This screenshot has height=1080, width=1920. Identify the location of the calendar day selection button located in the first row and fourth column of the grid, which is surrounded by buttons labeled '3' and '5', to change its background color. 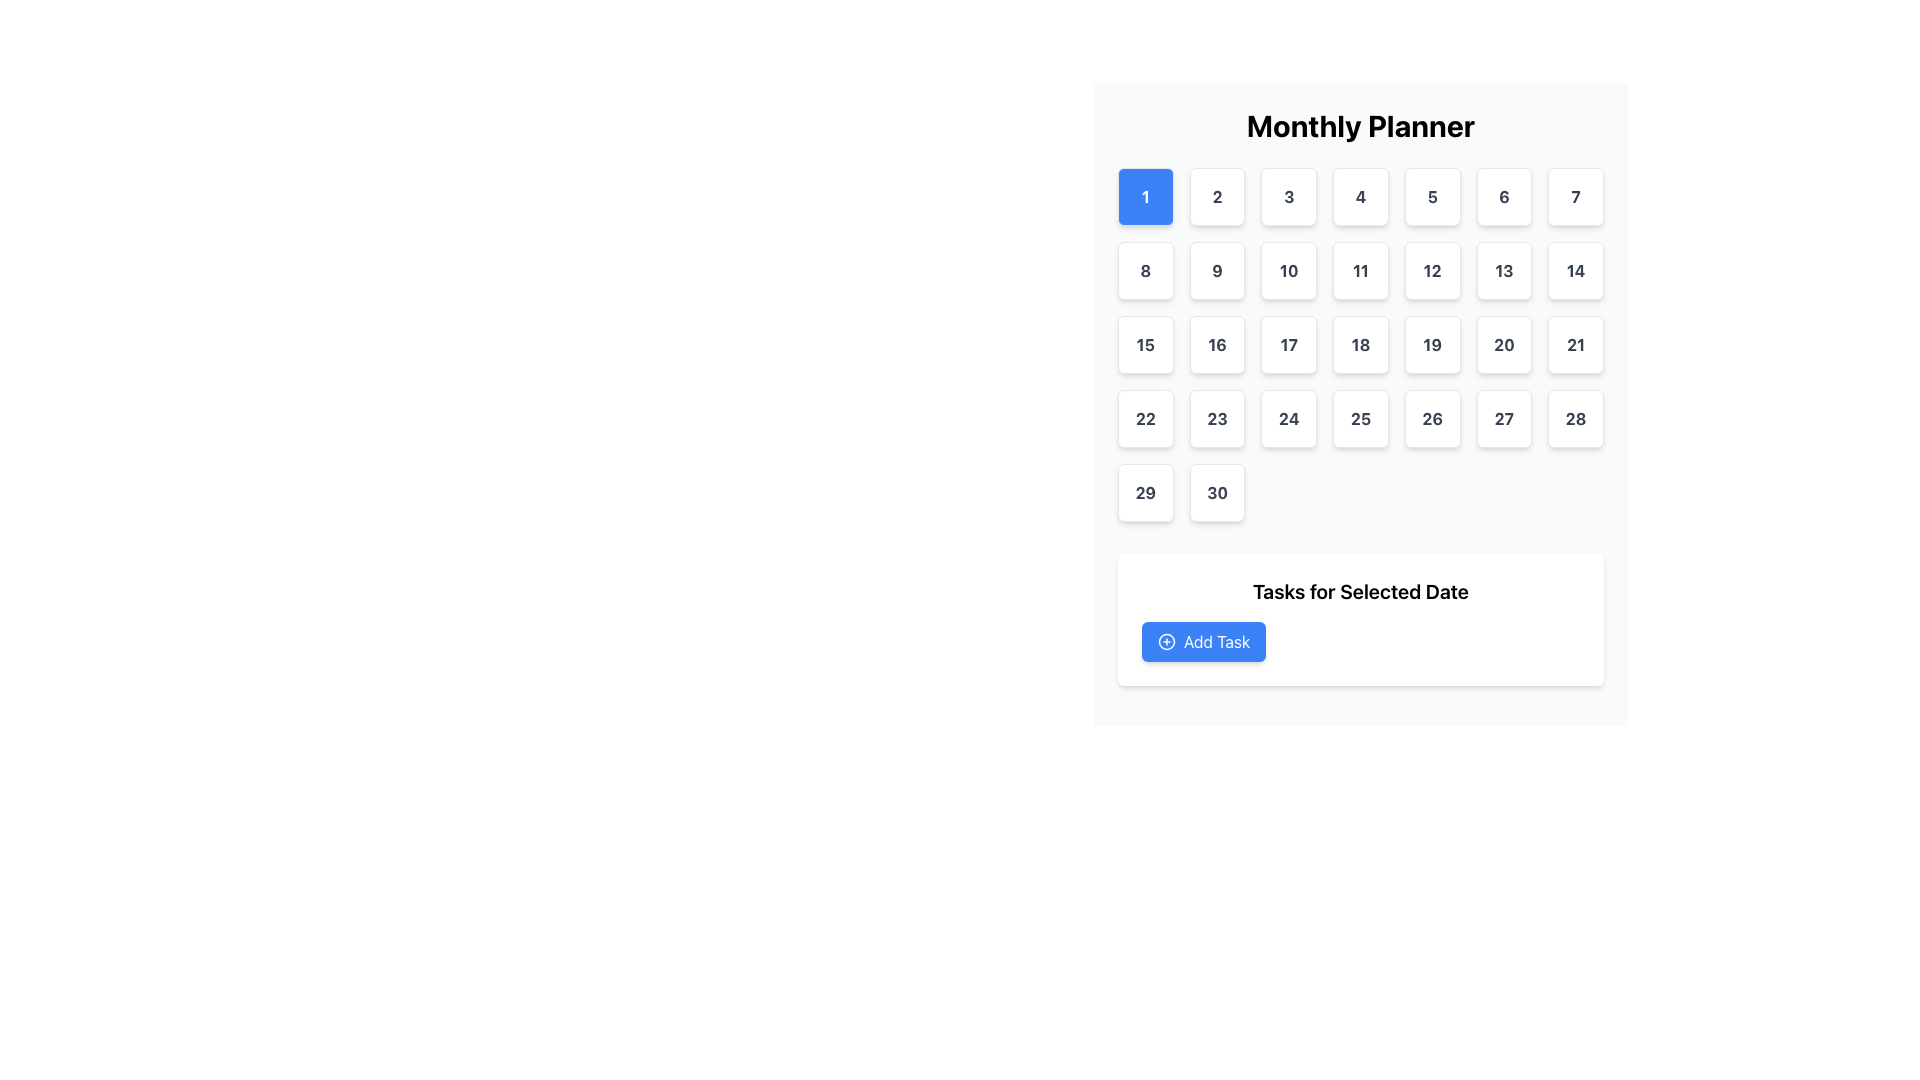
(1360, 196).